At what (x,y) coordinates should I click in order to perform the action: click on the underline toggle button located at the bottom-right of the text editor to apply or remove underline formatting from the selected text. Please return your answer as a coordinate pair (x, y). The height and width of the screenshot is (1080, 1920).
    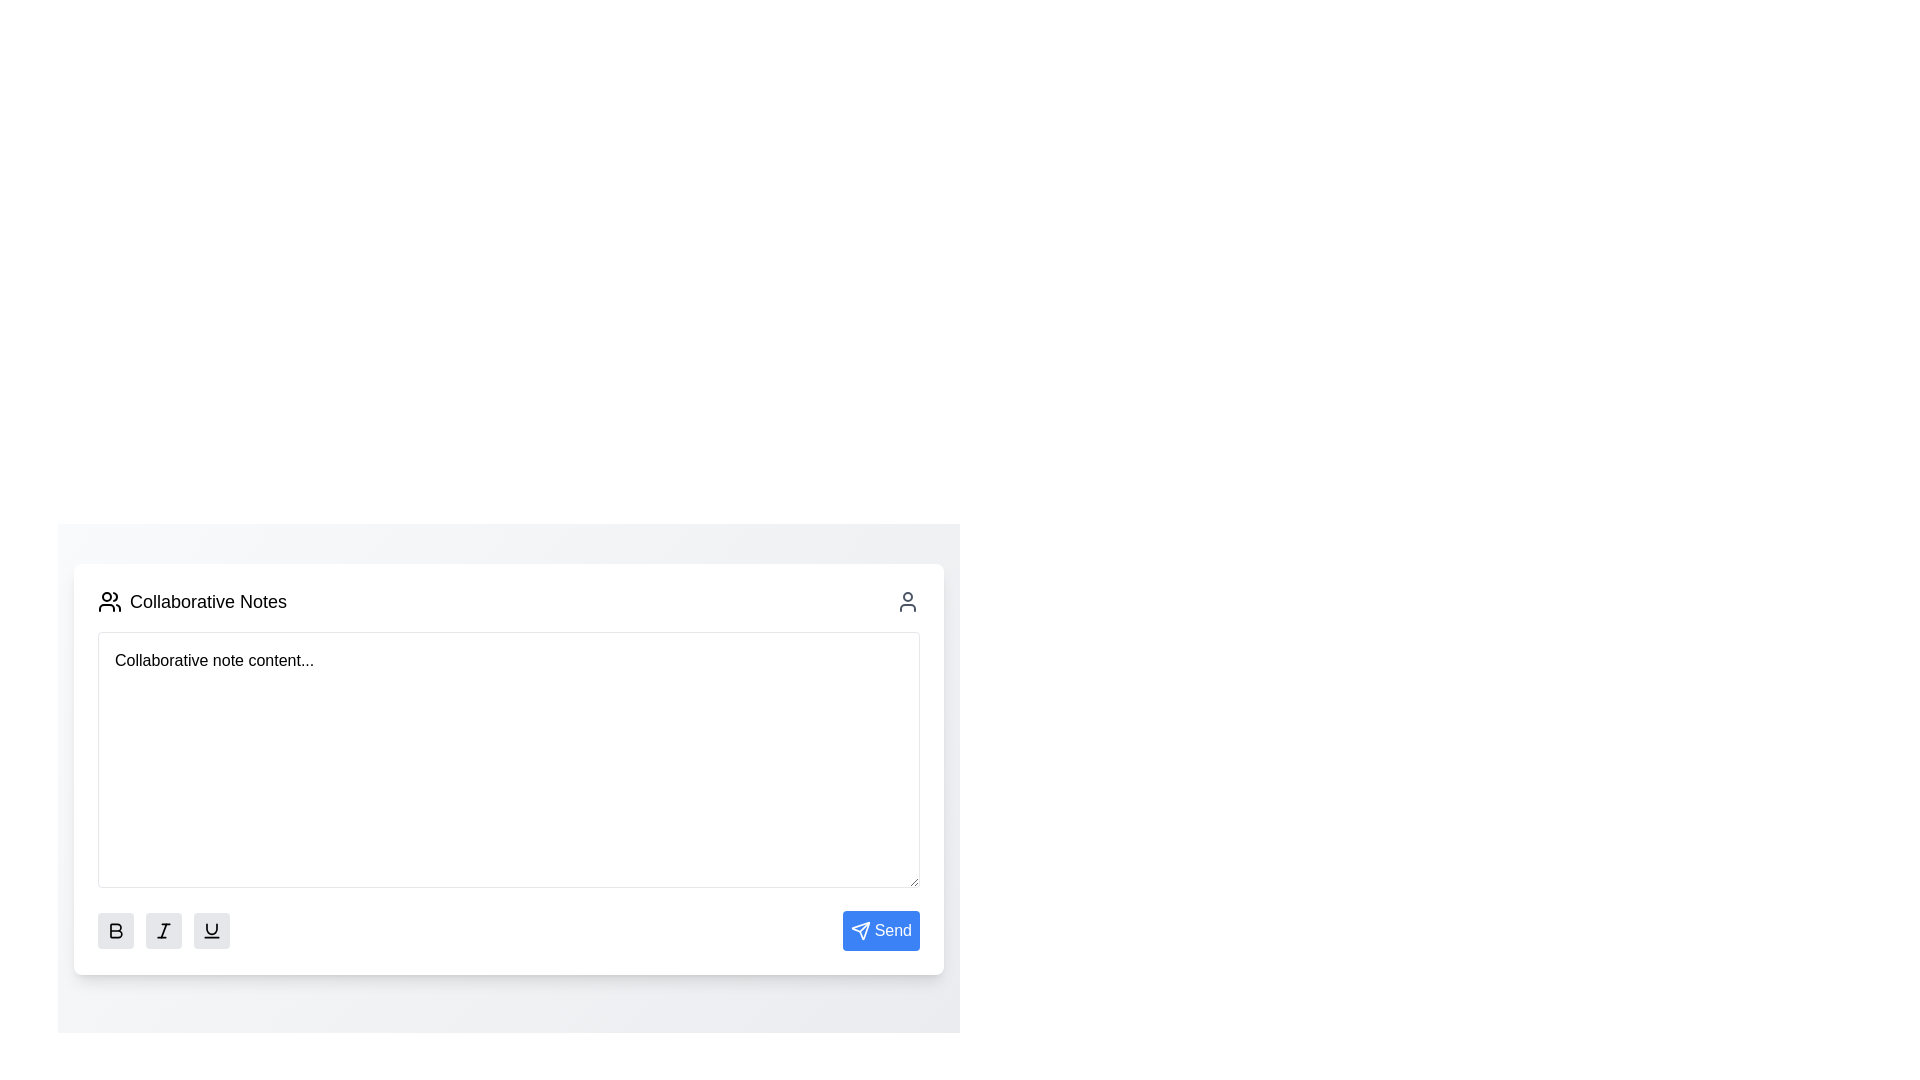
    Looking at the image, I should click on (211, 930).